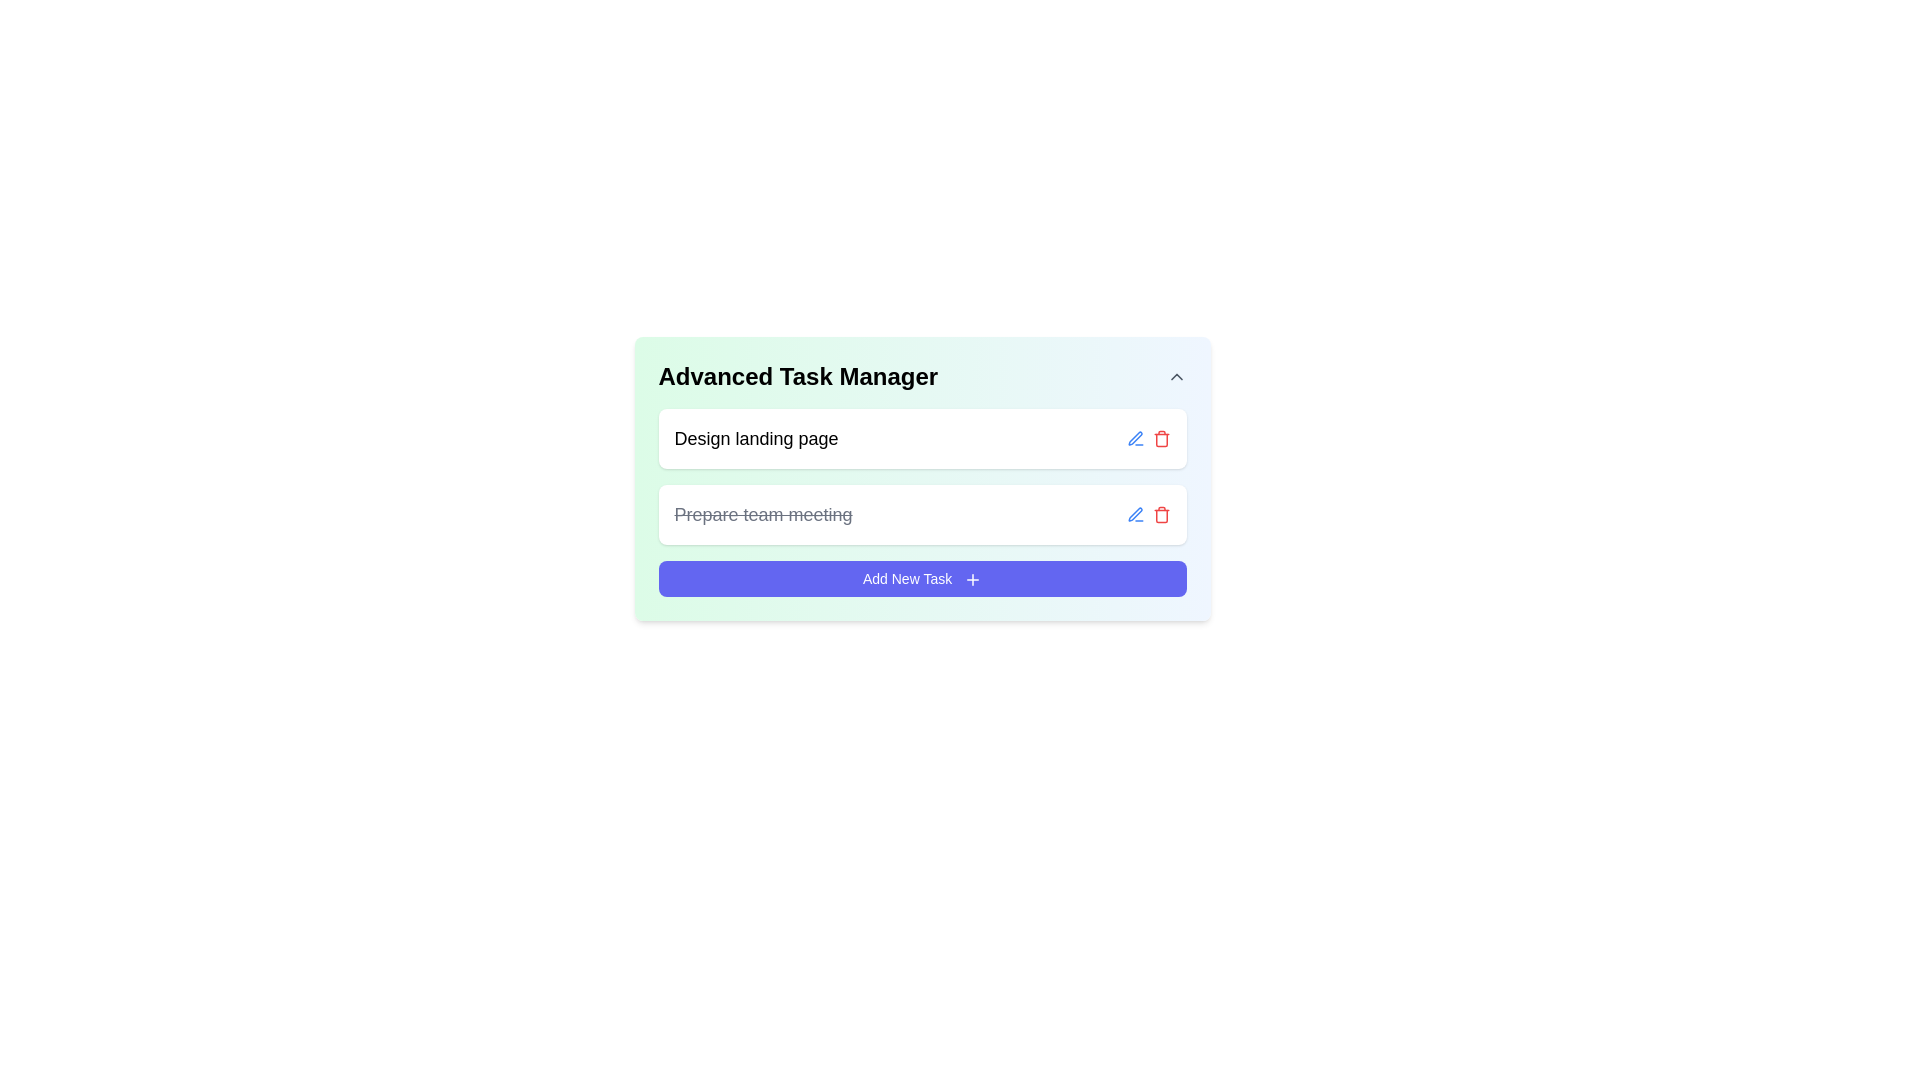 This screenshot has width=1920, height=1080. What do you see at coordinates (1176, 377) in the screenshot?
I see `the toggle button located in the top-right corner of the 'Advanced Task Manager' section` at bounding box center [1176, 377].